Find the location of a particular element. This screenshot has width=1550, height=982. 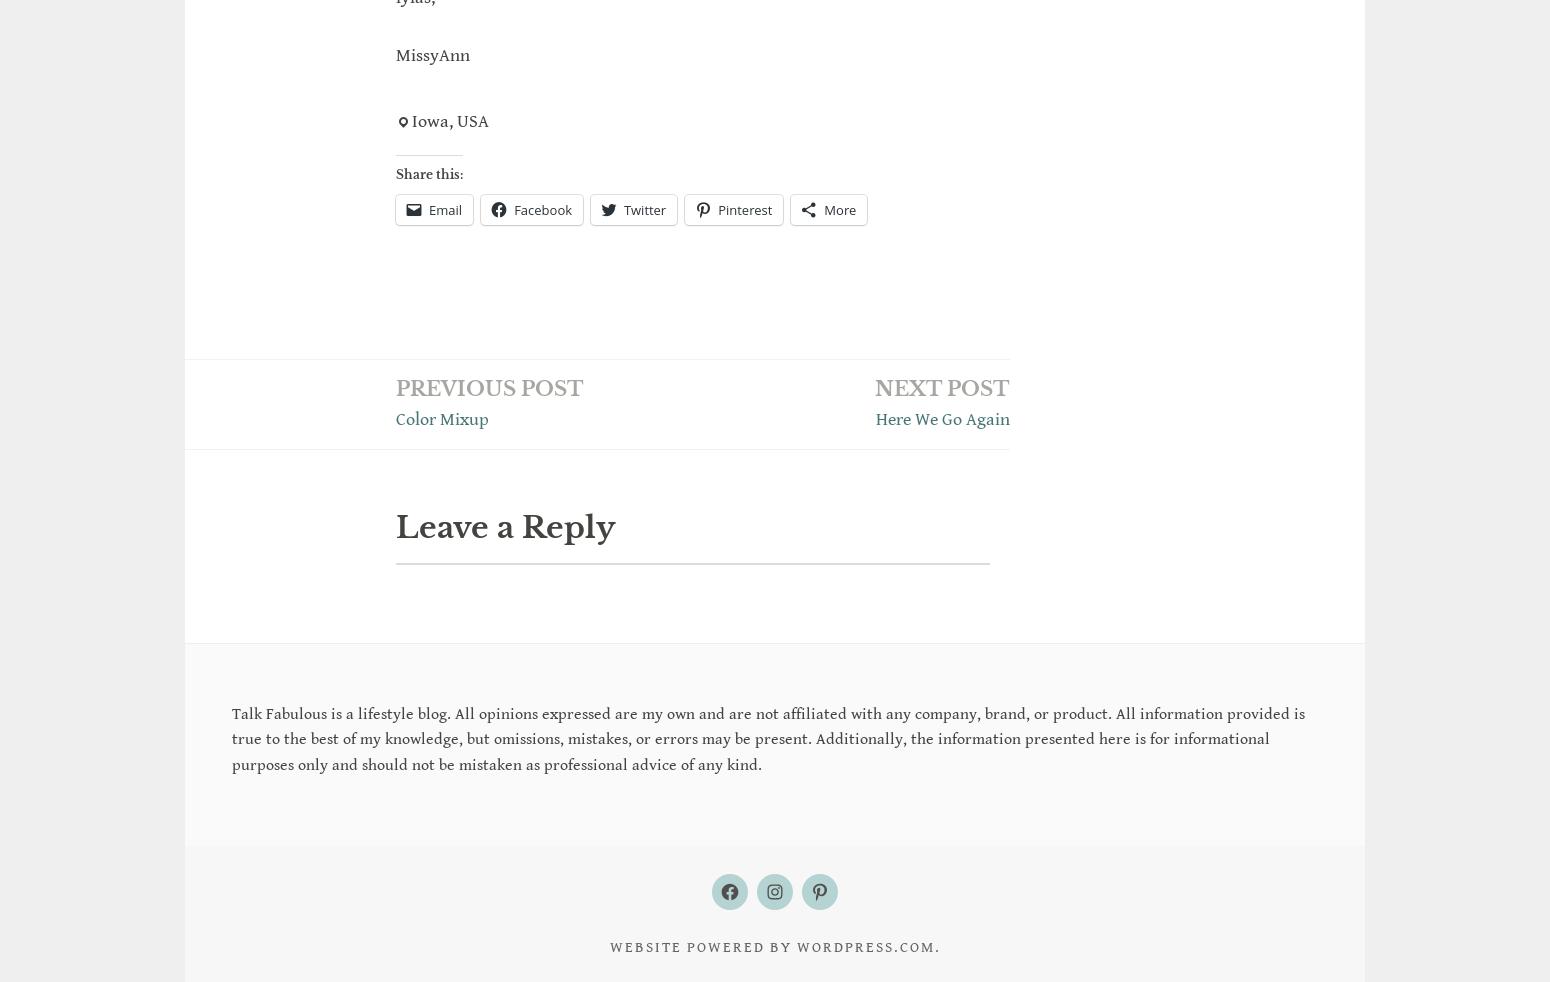

'Share this:' is located at coordinates (429, 173).